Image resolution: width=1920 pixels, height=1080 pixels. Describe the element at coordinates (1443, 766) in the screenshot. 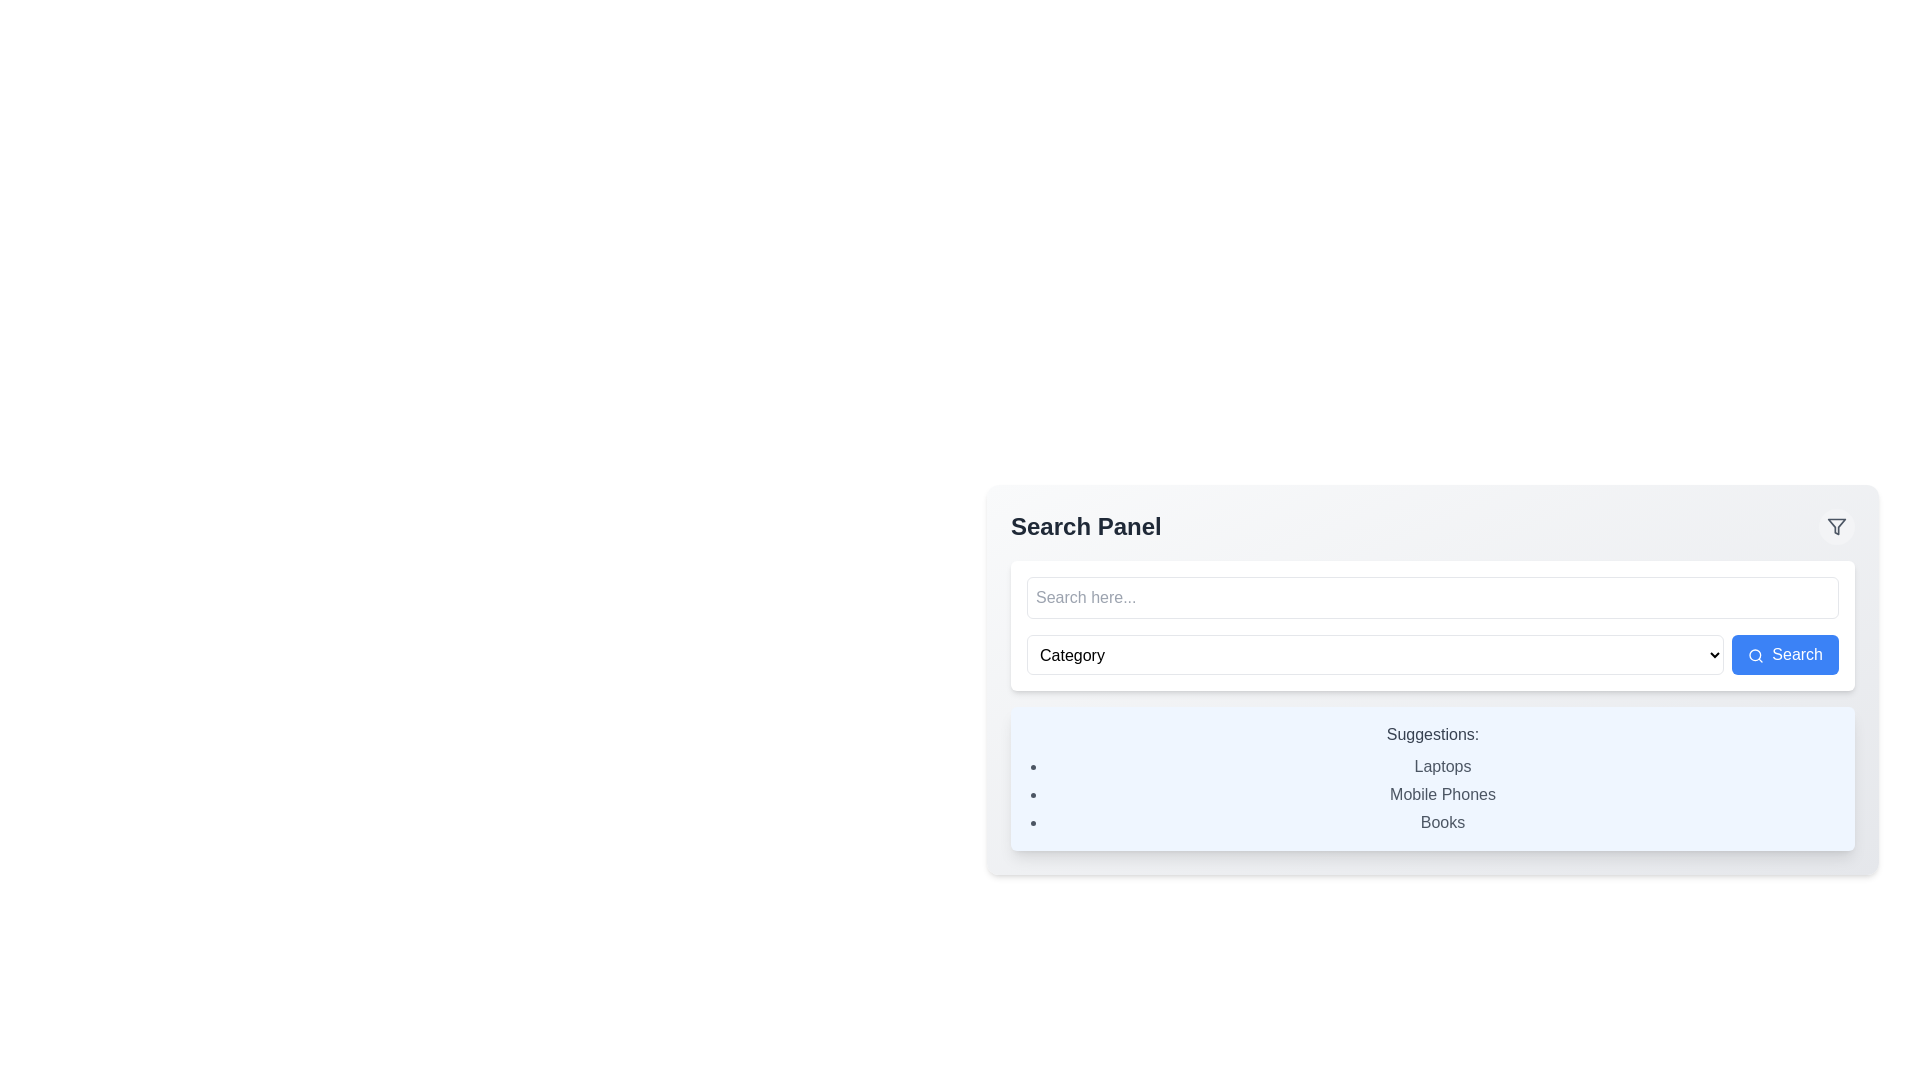

I see `the first item in the 'Suggestions' list which serves as an informational entry, located above 'Mobile Phones' and 'Books'` at that location.